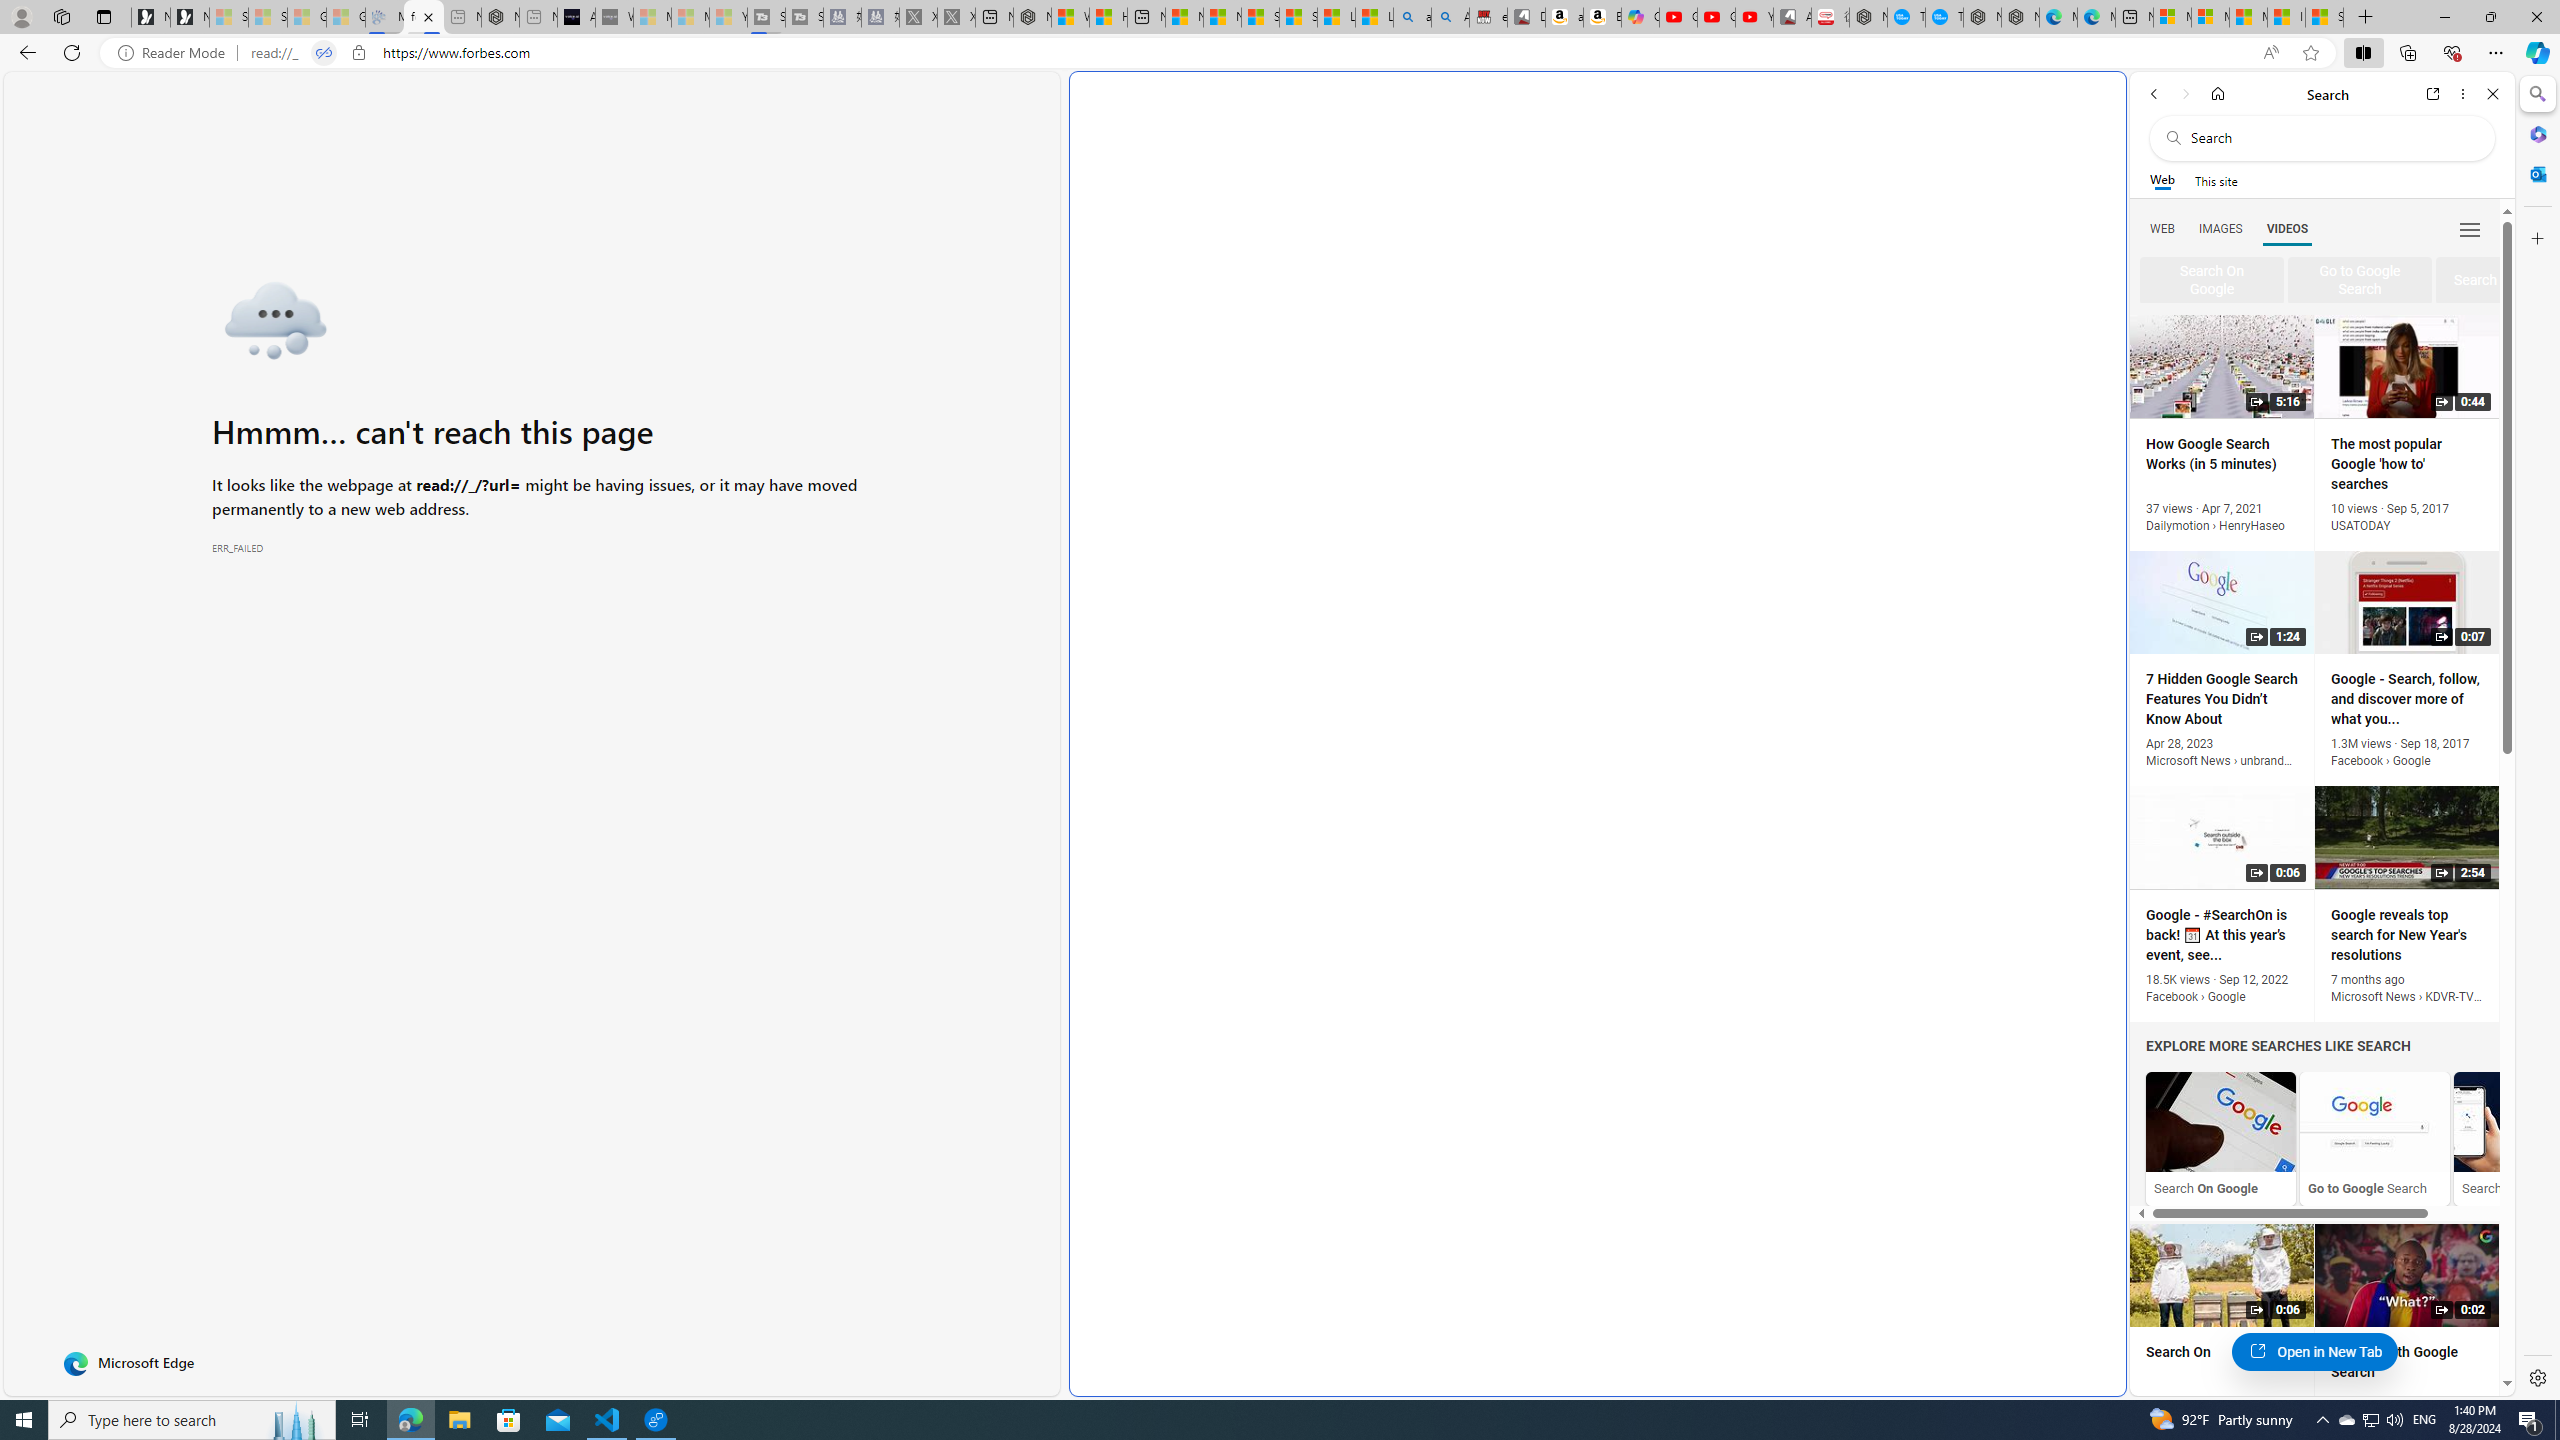 Image resolution: width=2560 pixels, height=1440 pixels. What do you see at coordinates (2219, 1121) in the screenshot?
I see `'Search On Google'` at bounding box center [2219, 1121].